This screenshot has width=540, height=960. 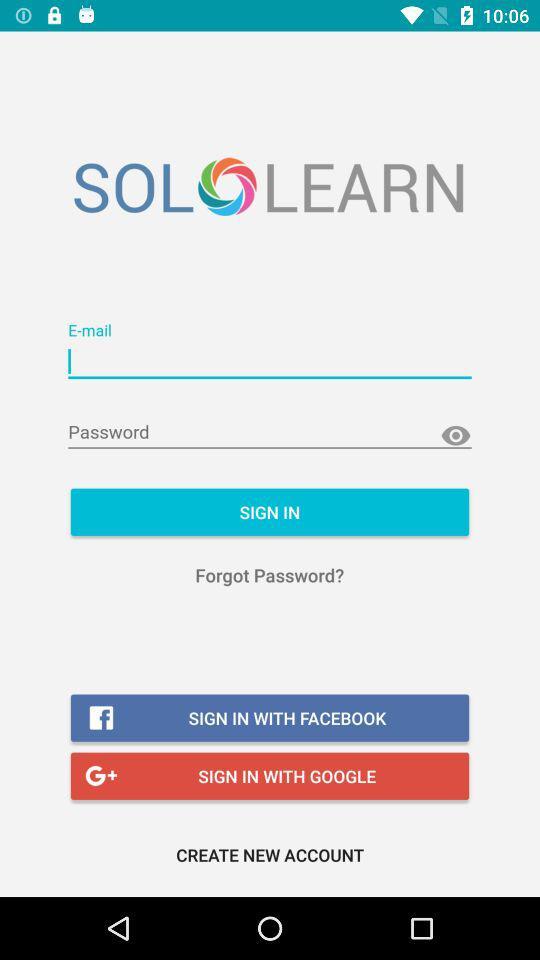 I want to click on e-mail address, so click(x=270, y=361).